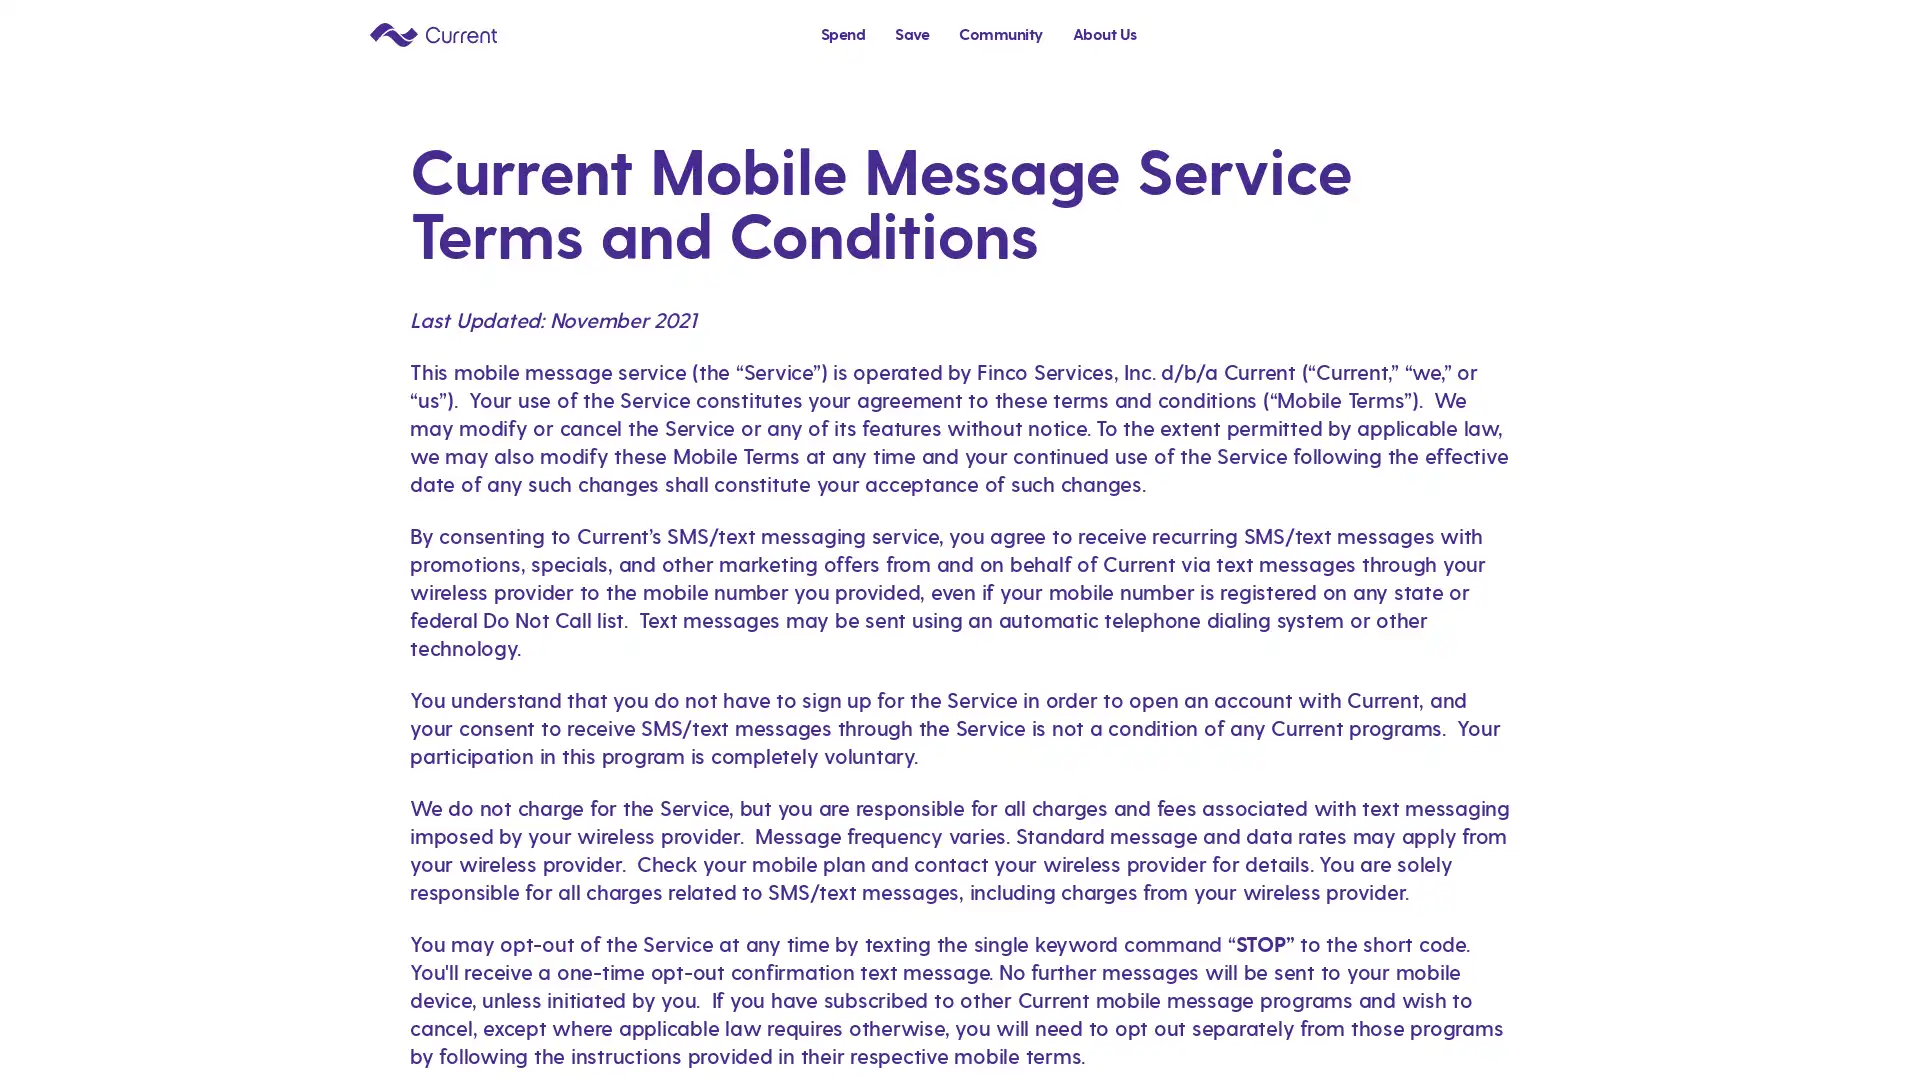 This screenshot has width=1920, height=1080. I want to click on Current logo, so click(432, 33).